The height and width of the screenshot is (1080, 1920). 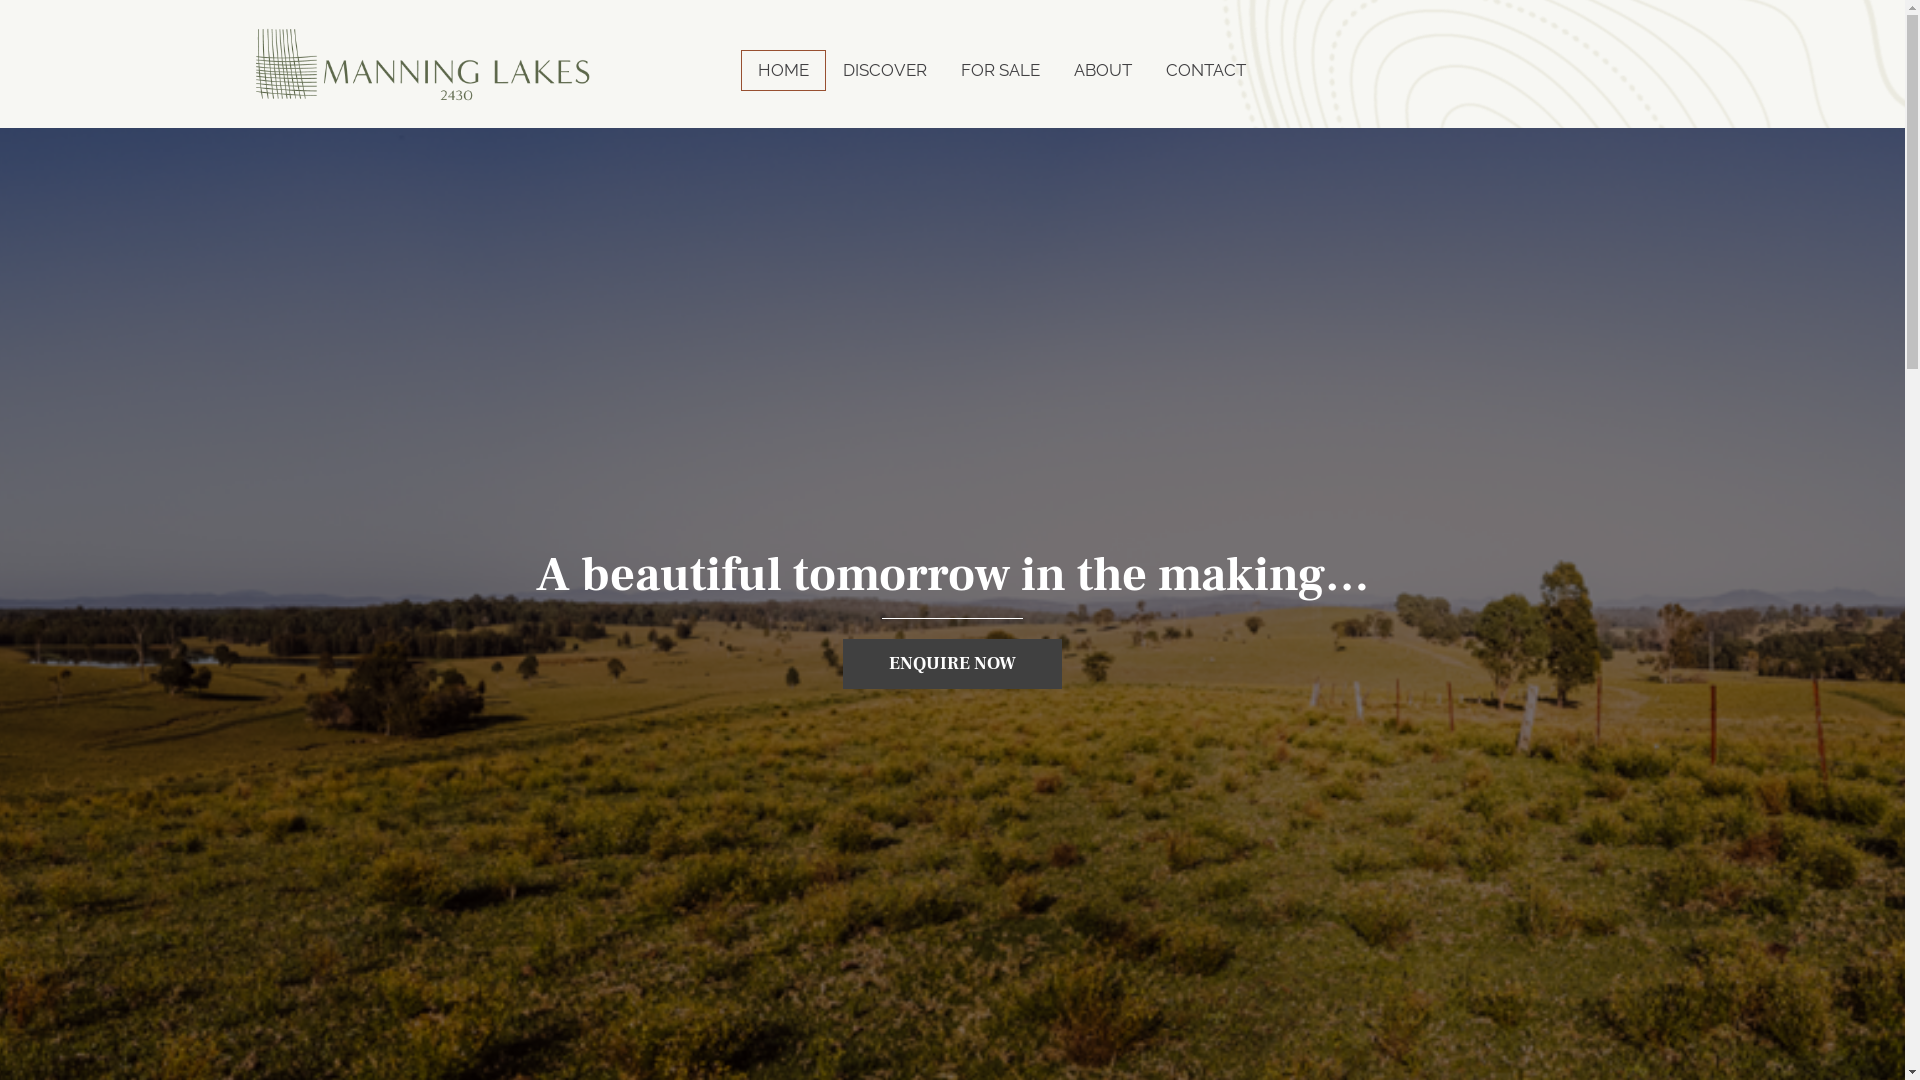 I want to click on 'CONTACT', so click(x=1148, y=69).